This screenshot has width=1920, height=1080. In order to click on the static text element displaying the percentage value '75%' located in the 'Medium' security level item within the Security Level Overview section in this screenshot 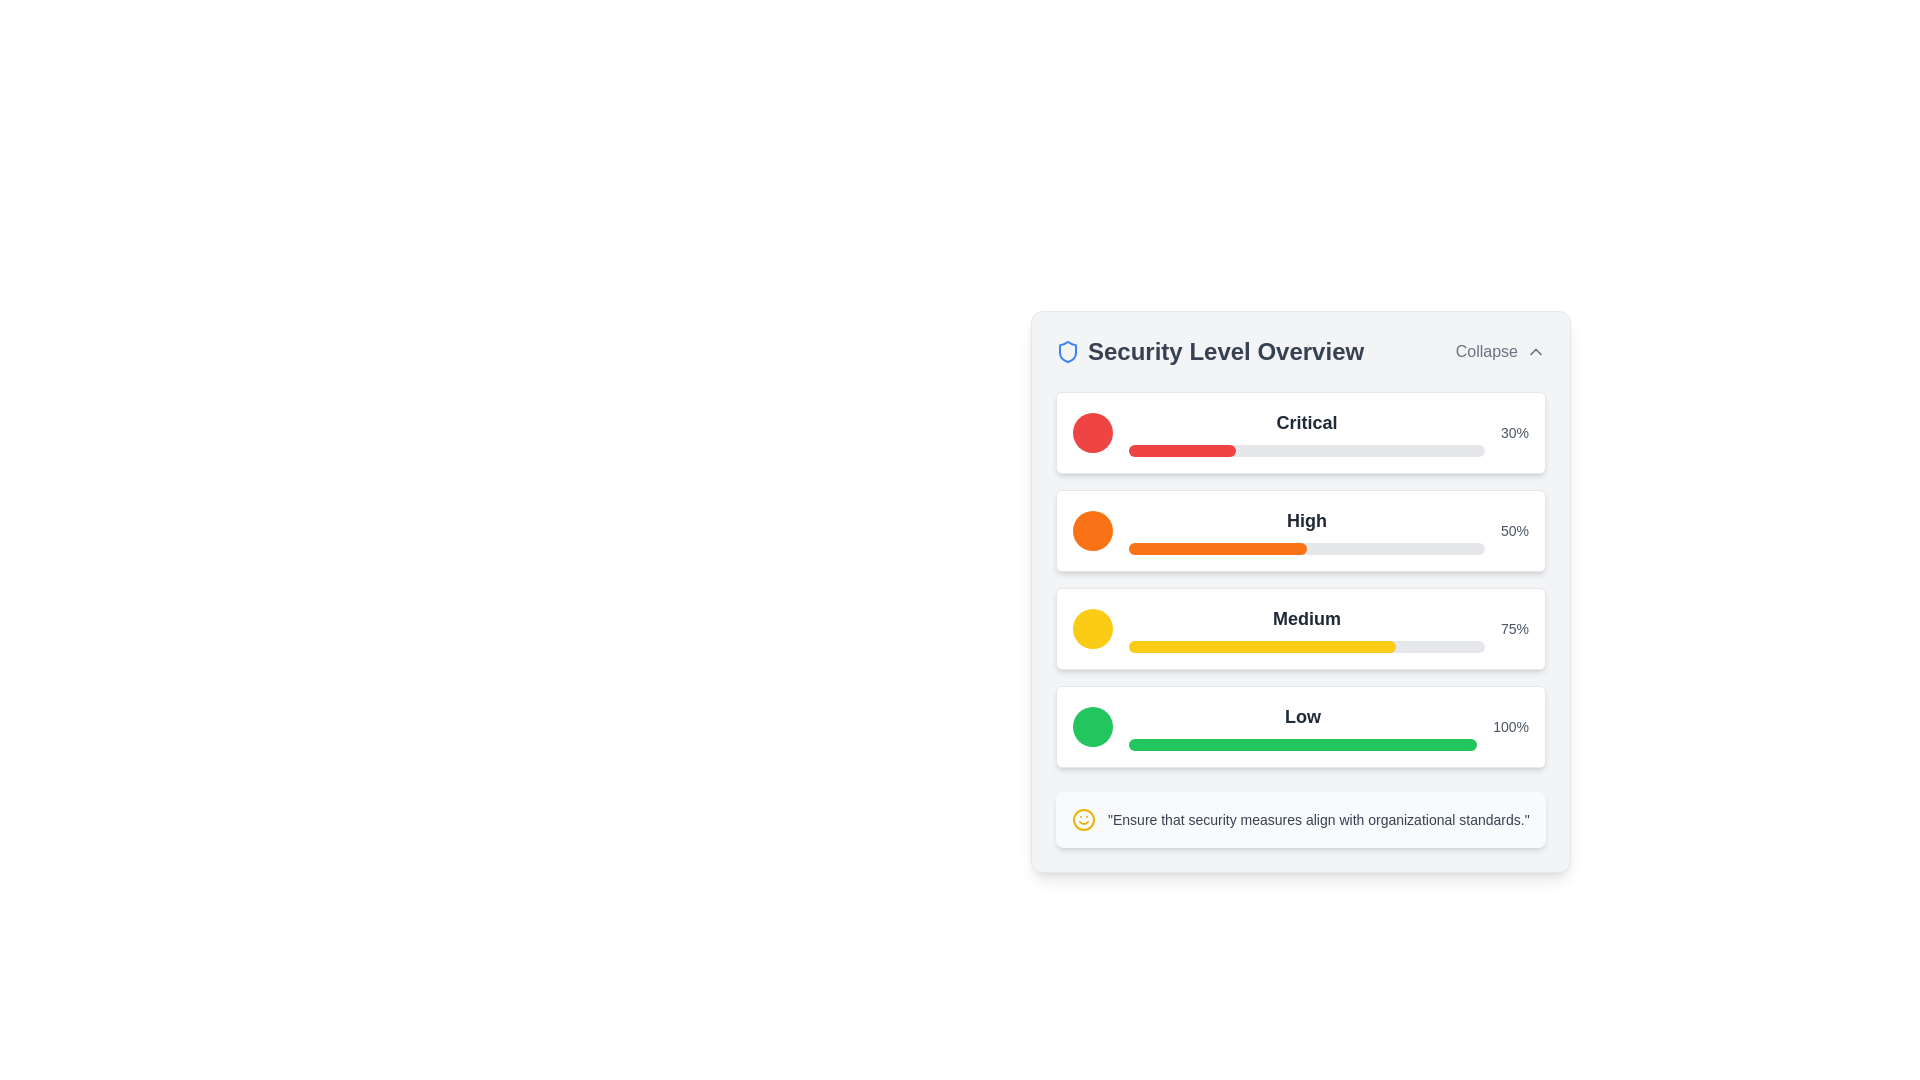, I will do `click(1515, 627)`.